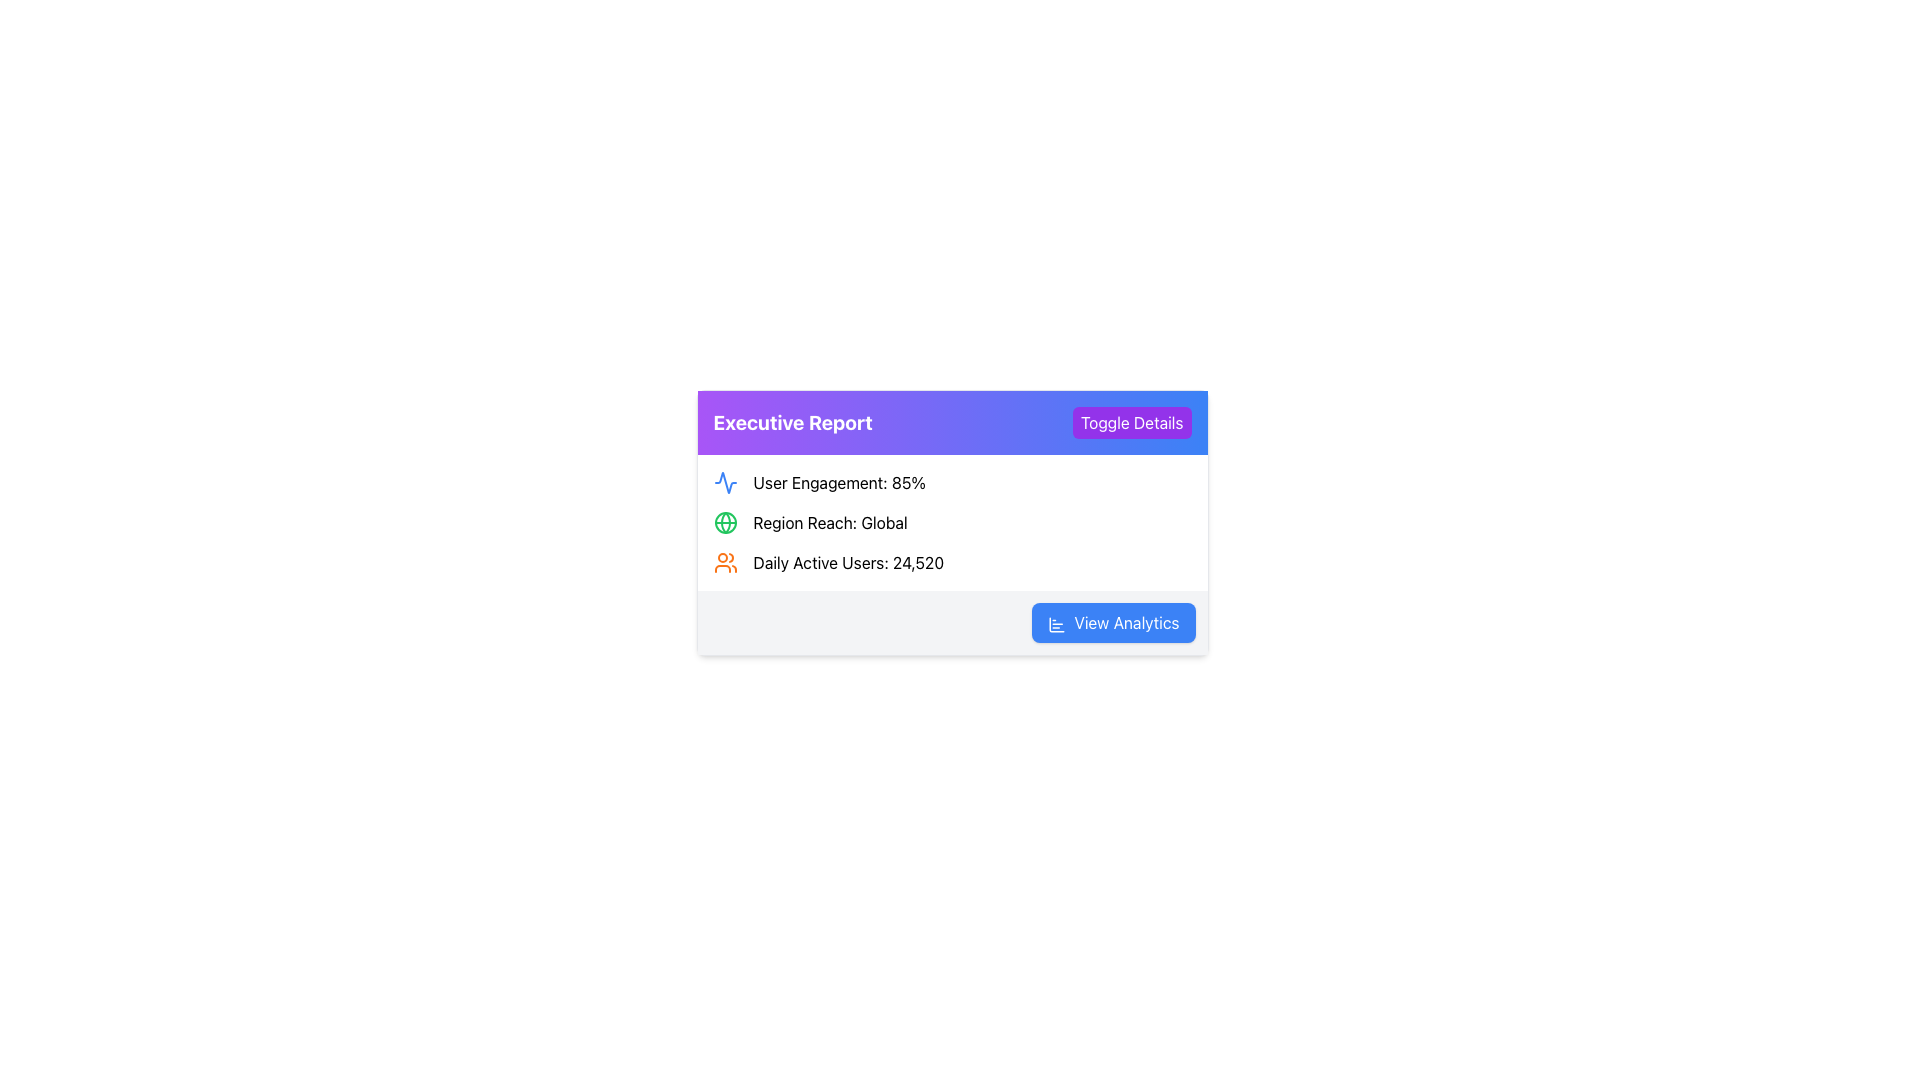  Describe the element at coordinates (724, 522) in the screenshot. I see `the green circular globe icon that represents global reach, located to the left of the text 'Region Reach: Global' in the 'Executive Report' section` at that location.